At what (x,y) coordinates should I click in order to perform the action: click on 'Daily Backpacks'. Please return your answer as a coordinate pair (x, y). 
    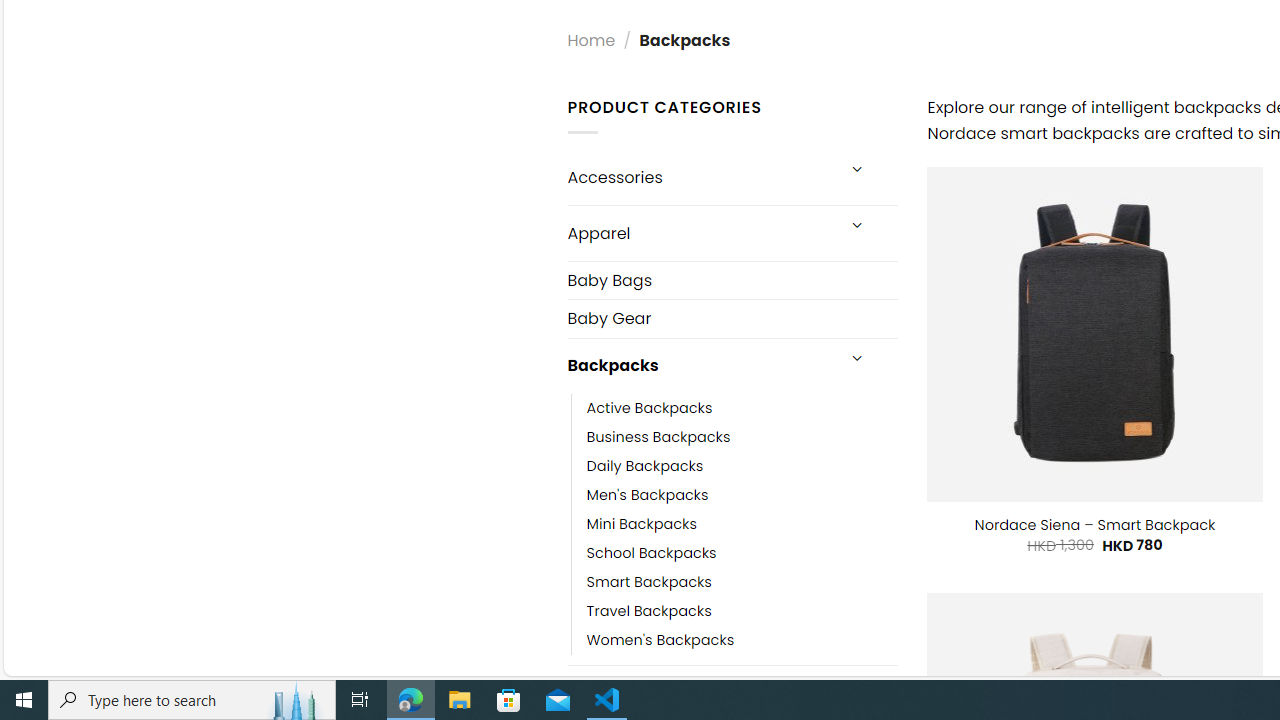
    Looking at the image, I should click on (645, 465).